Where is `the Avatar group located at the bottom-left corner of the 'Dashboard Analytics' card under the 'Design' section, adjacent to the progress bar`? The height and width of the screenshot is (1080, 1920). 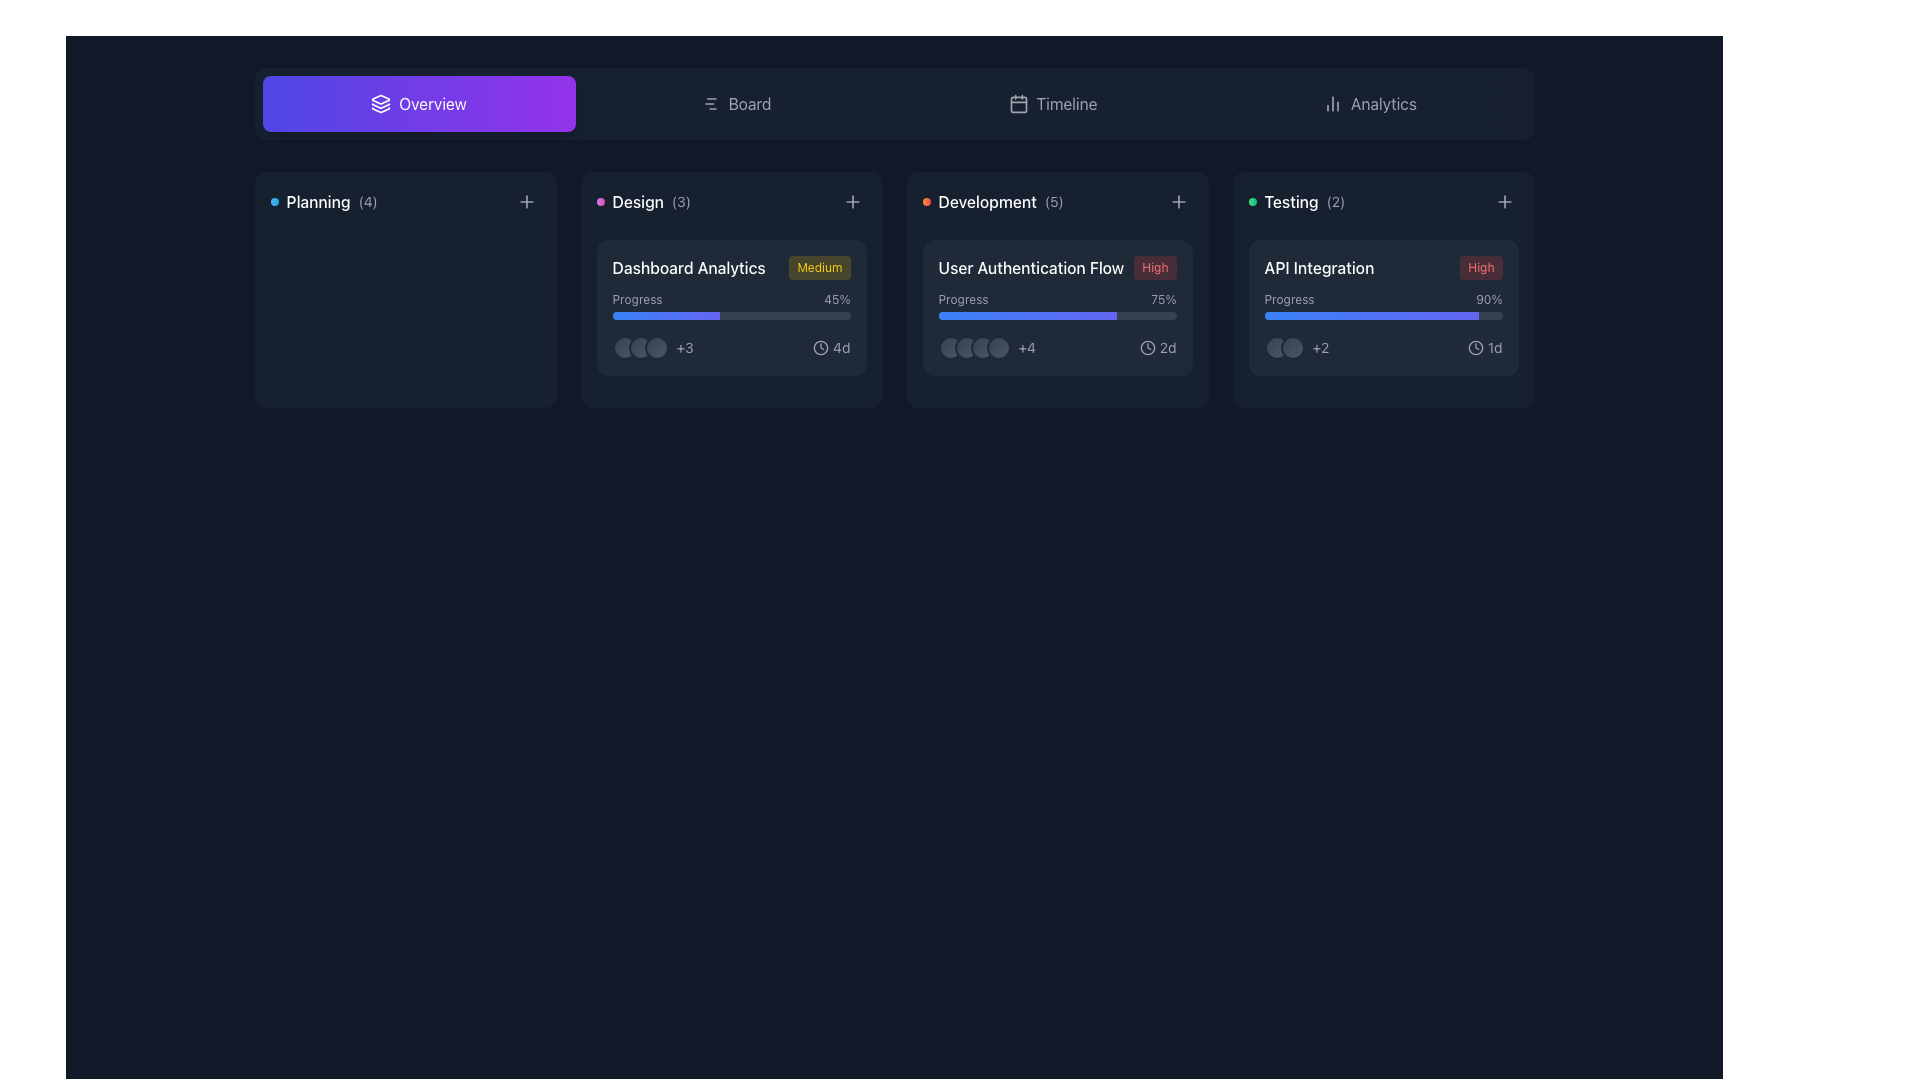
the Avatar group located at the bottom-left corner of the 'Dashboard Analytics' card under the 'Design' section, adjacent to the progress bar is located at coordinates (653, 346).